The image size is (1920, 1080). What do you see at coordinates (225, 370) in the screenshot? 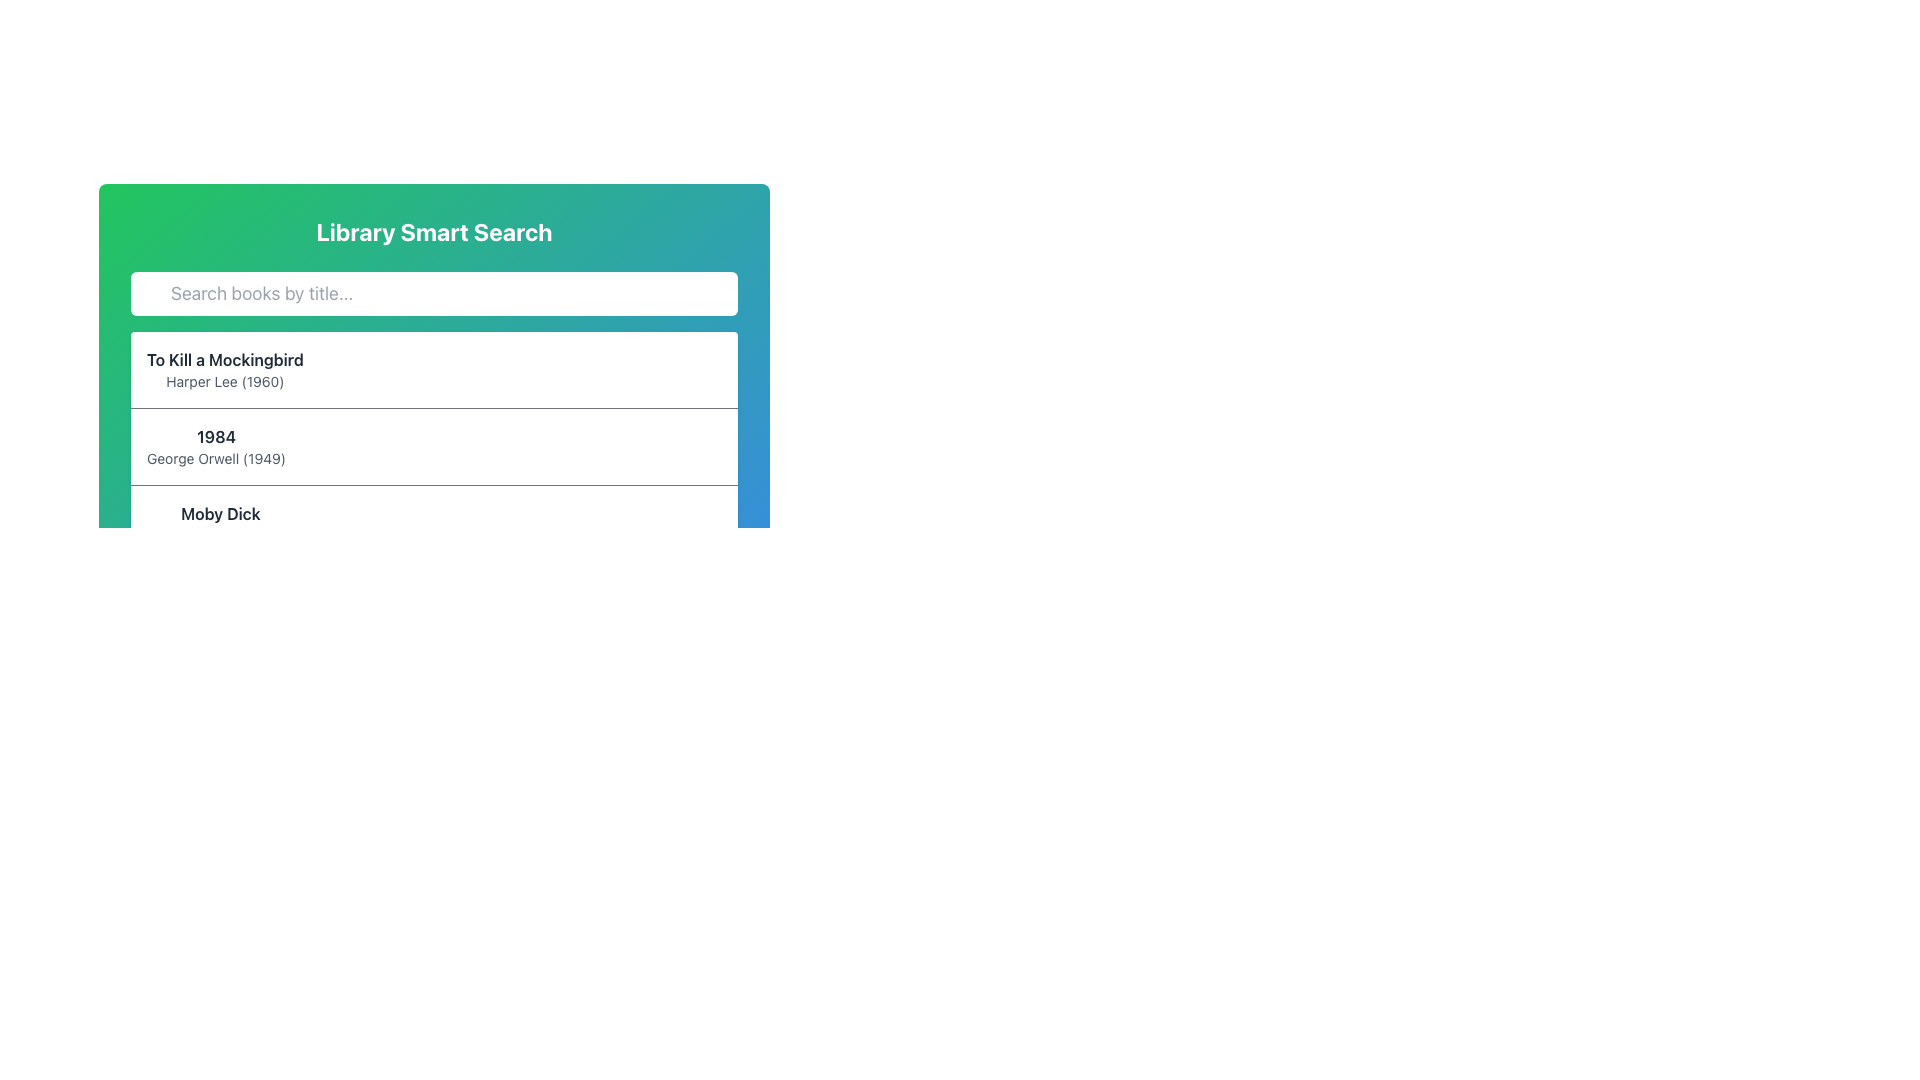
I see `the text display showing 'To Kill a Mockingbird' by Harper Lee in the Library Smart Search section` at bounding box center [225, 370].